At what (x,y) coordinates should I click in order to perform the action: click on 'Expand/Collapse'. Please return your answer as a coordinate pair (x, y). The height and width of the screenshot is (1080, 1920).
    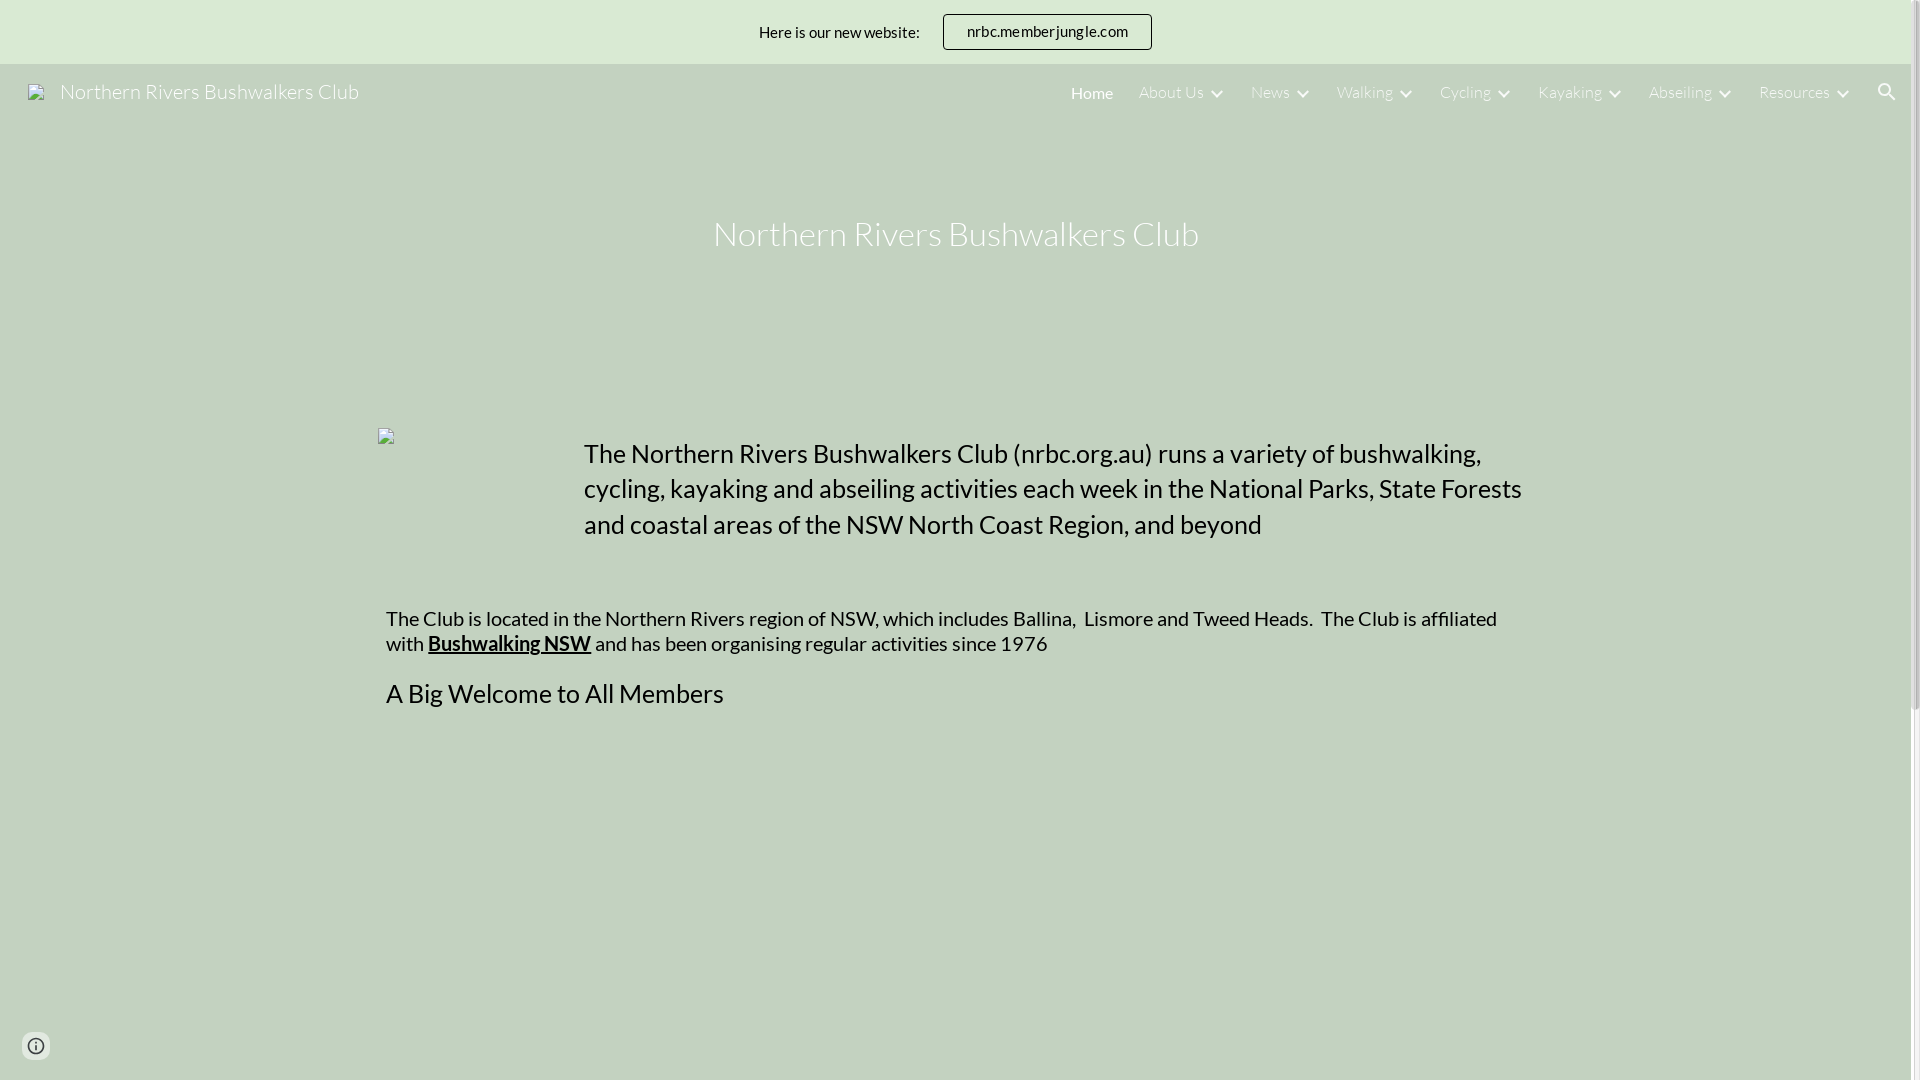
    Looking at the image, I should click on (1214, 92).